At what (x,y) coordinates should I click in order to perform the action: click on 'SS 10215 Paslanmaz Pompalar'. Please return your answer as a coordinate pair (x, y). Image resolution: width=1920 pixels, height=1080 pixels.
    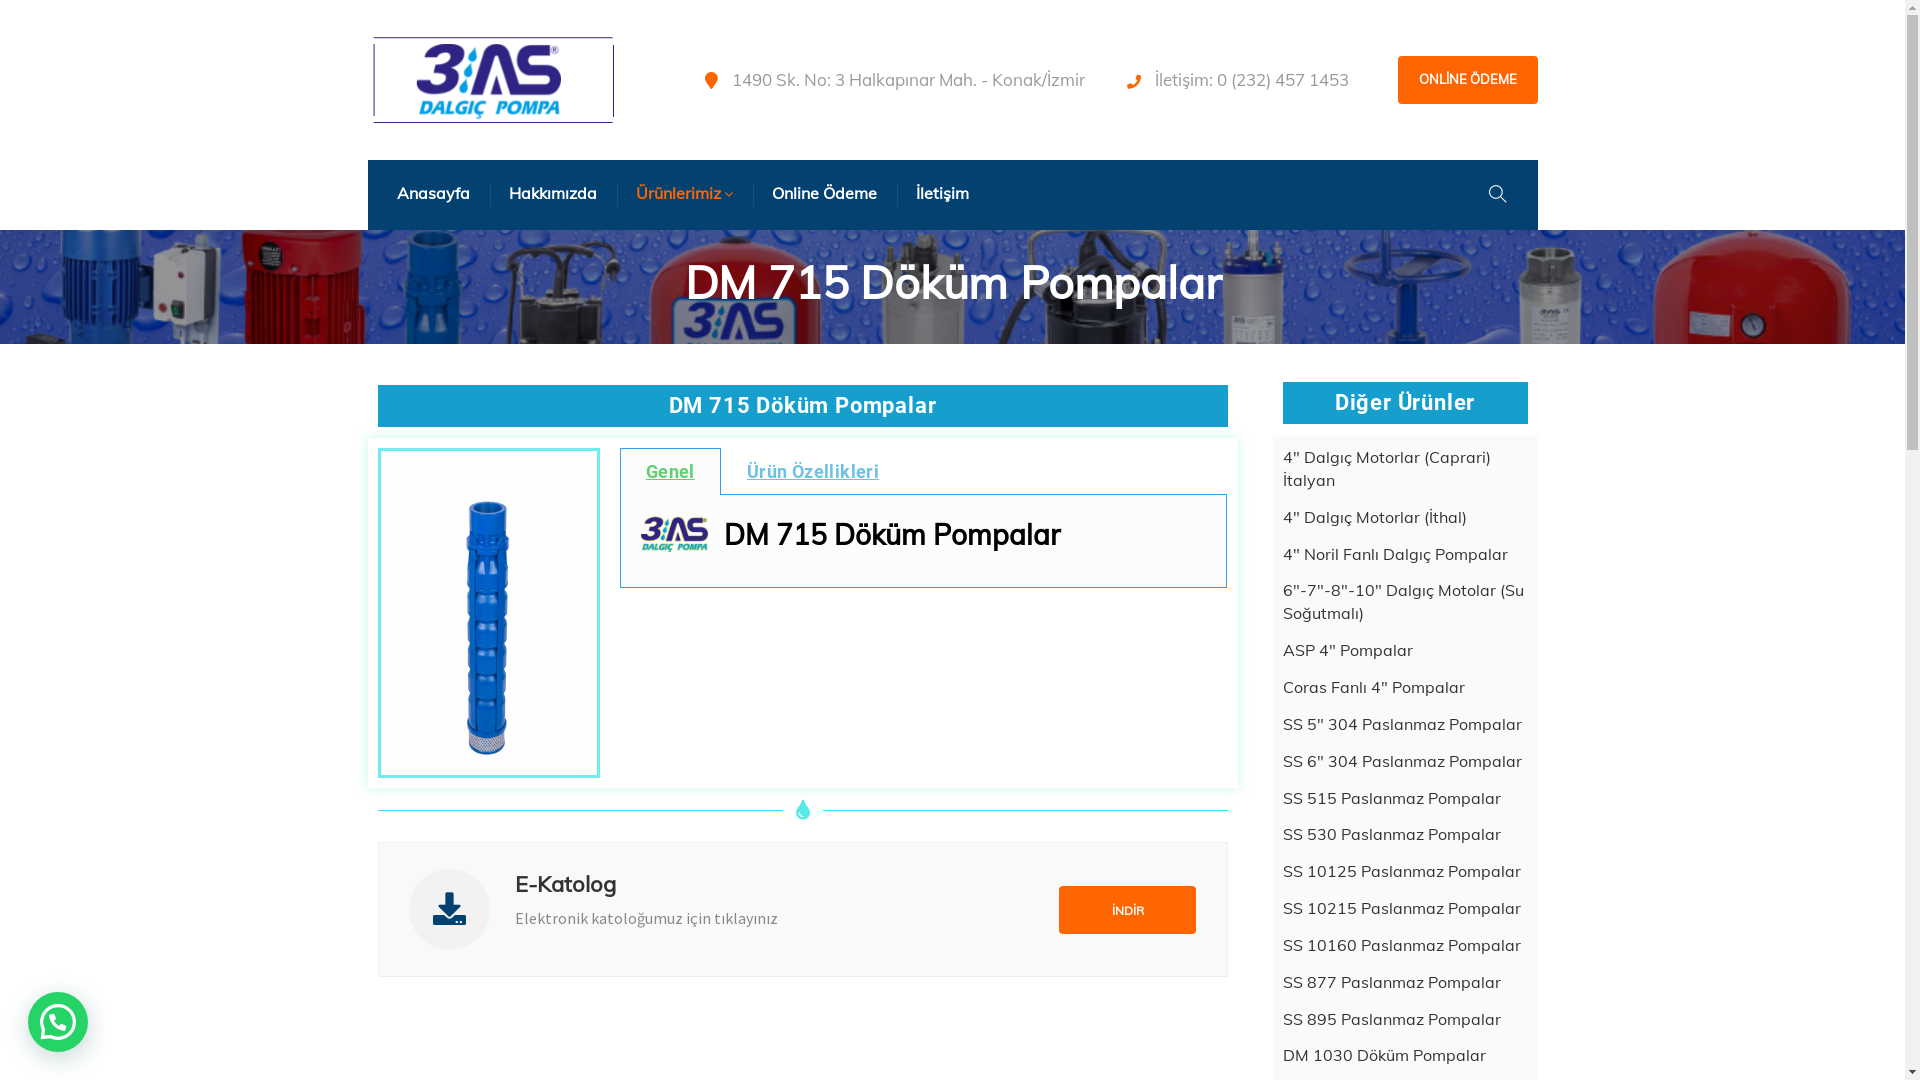
    Looking at the image, I should click on (1400, 908).